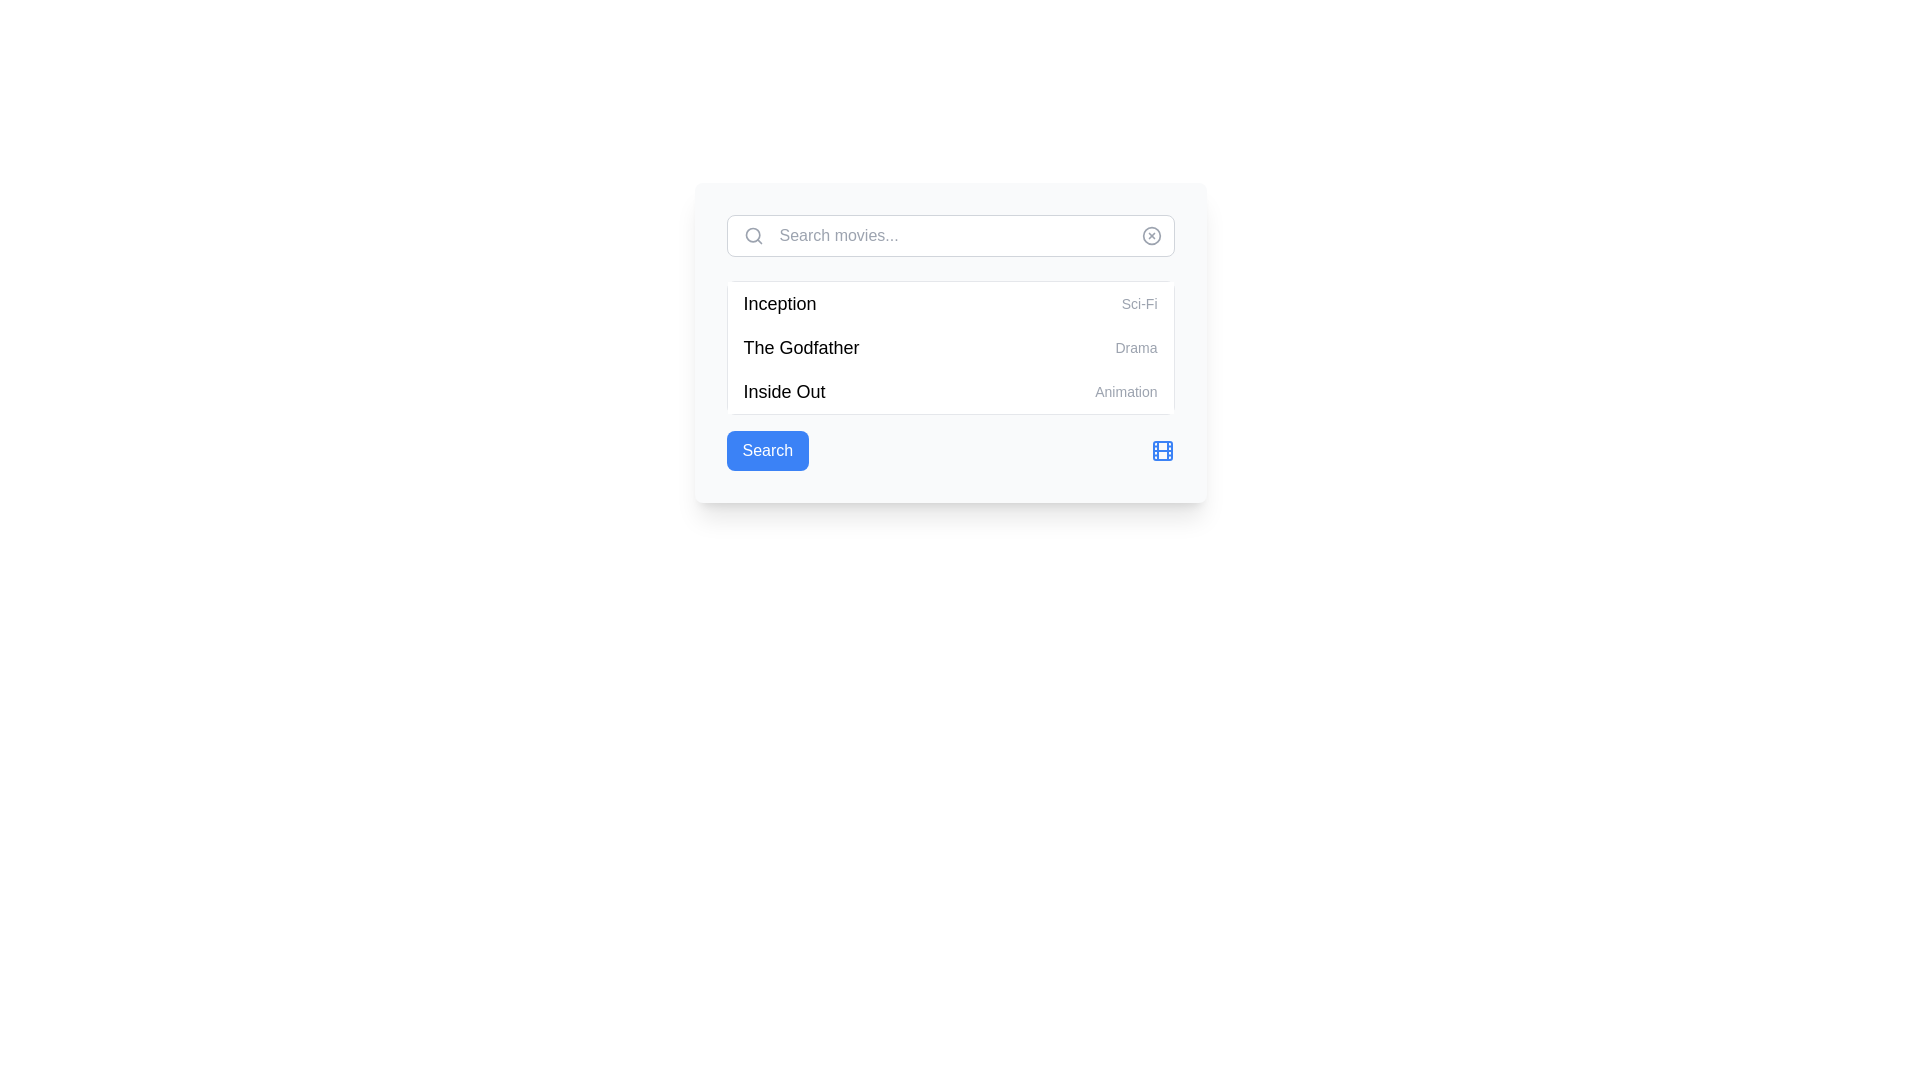 The height and width of the screenshot is (1080, 1920). Describe the element at coordinates (752, 234) in the screenshot. I see `the small gray magnifying glass icon located at the far left of the search bar UI element by clicking on it` at that location.